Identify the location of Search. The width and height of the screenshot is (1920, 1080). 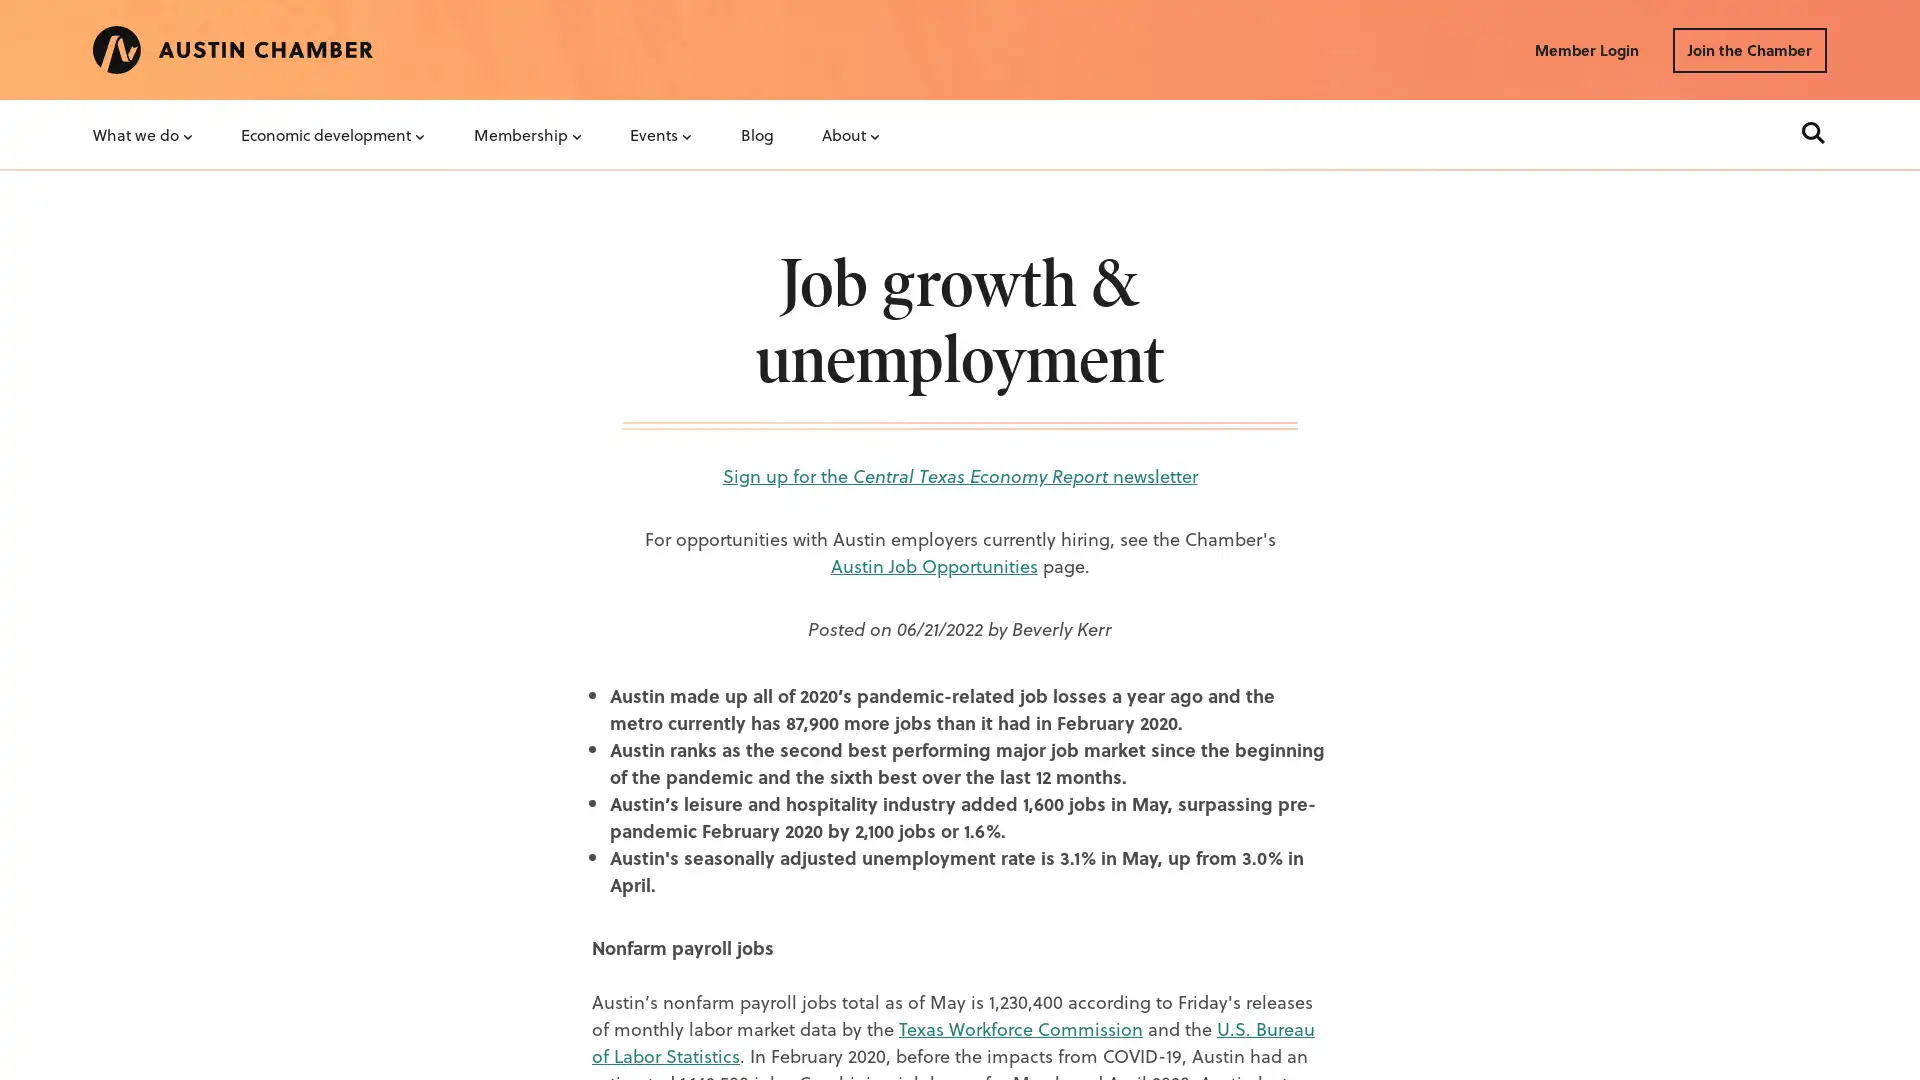
(1813, 134).